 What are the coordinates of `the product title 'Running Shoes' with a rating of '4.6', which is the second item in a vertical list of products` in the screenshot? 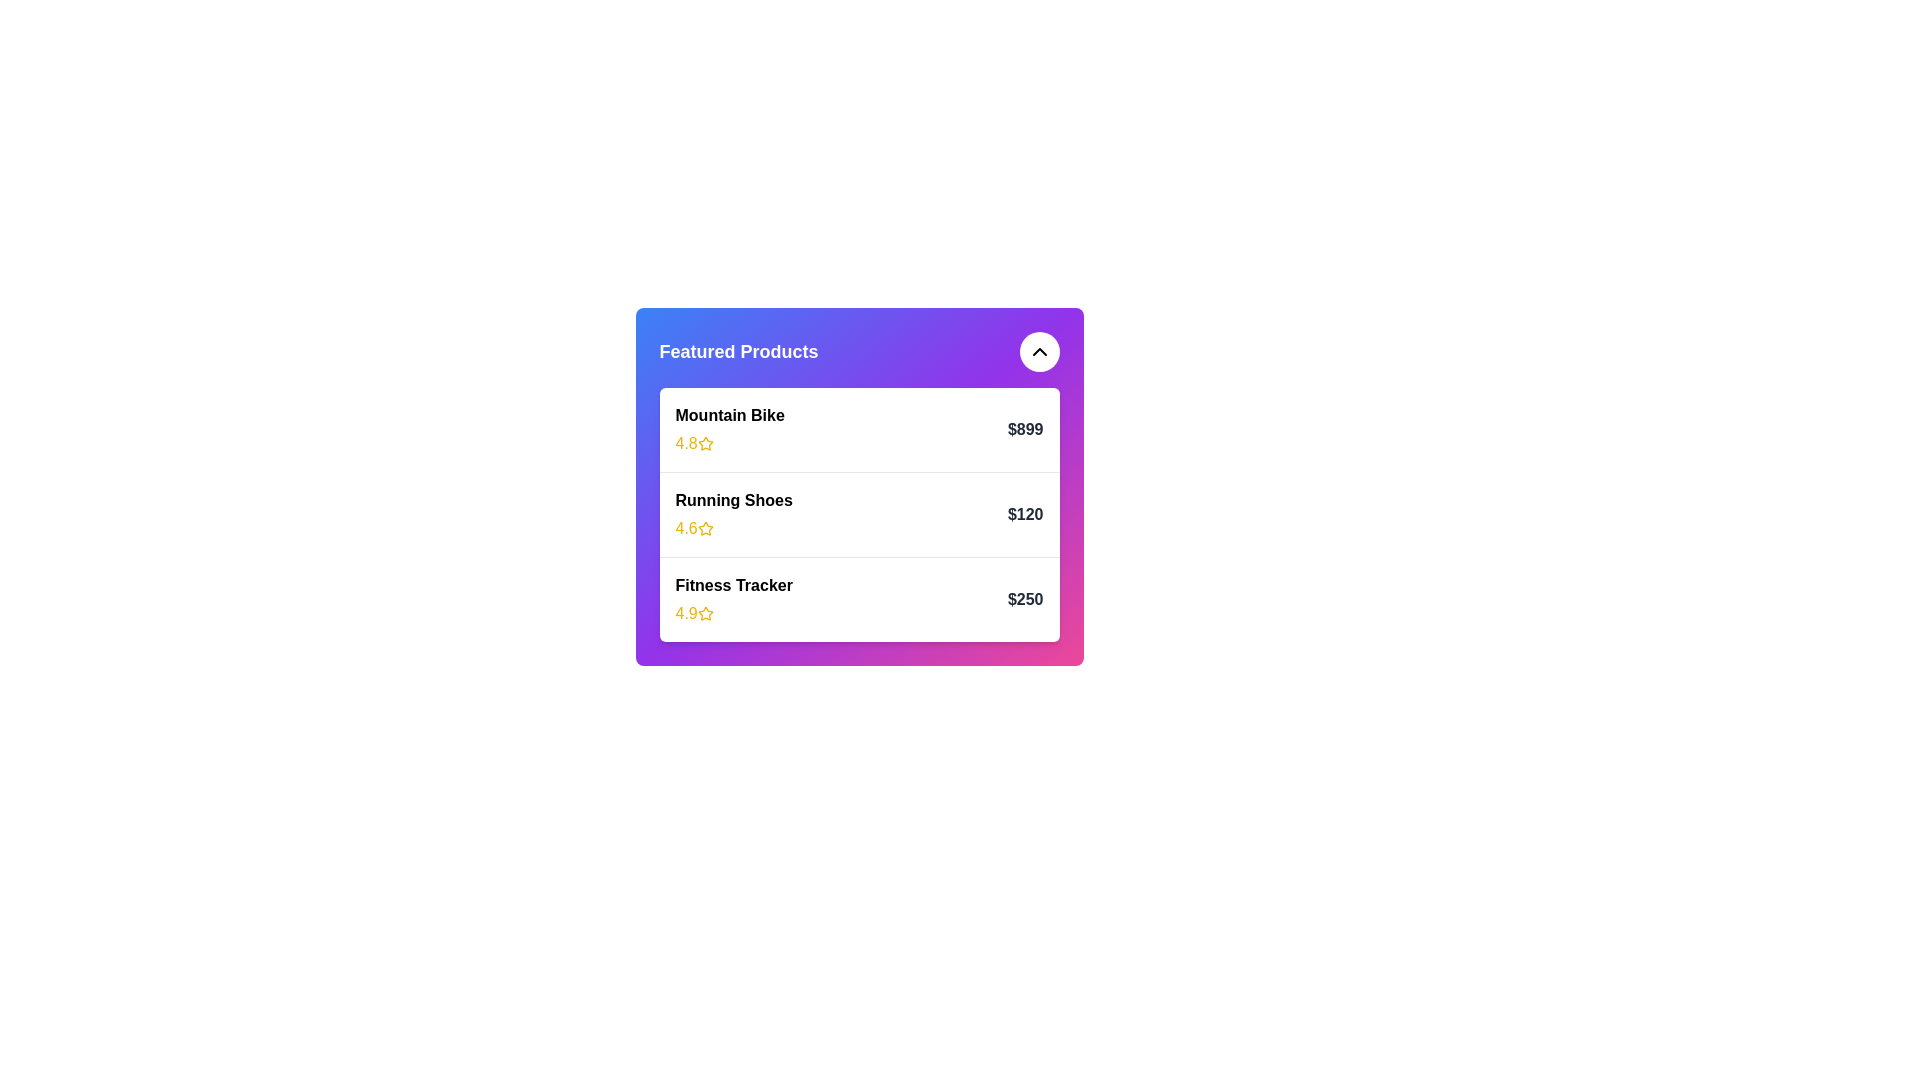 It's located at (733, 514).